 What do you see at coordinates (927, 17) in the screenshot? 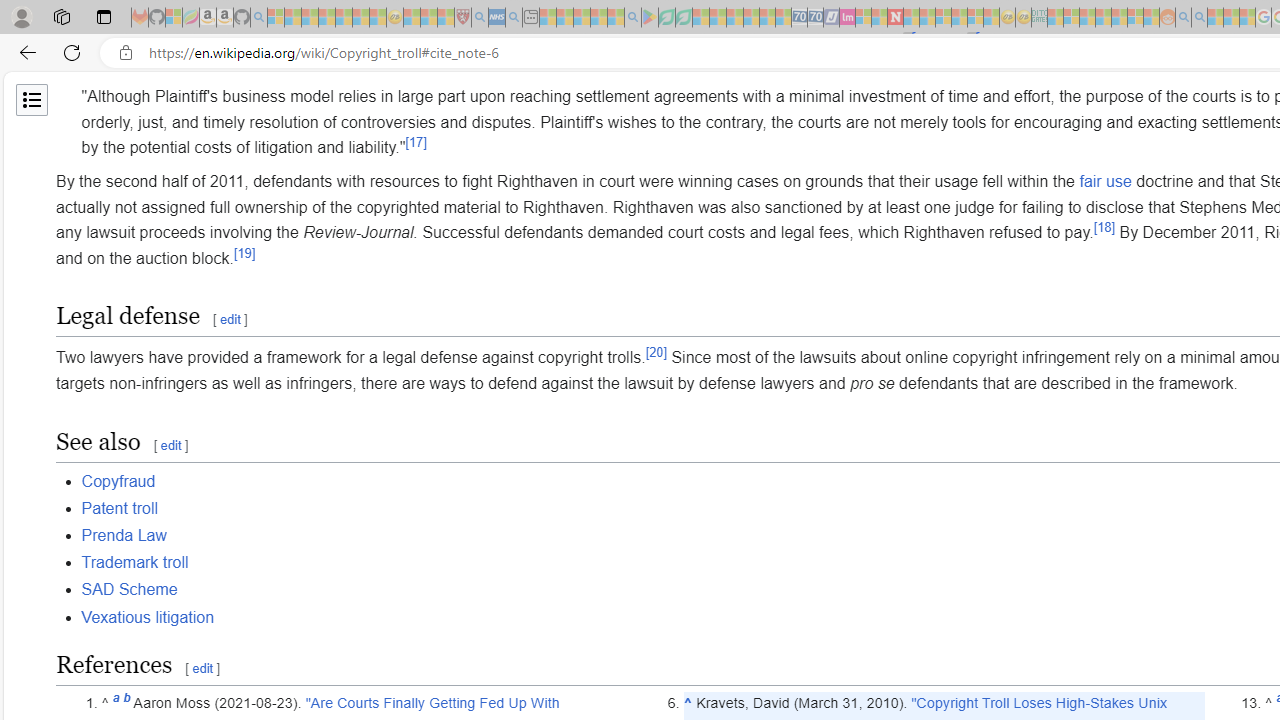
I see `'14 Common Myths Debunked By Scientific Facts - Sleeping'` at bounding box center [927, 17].